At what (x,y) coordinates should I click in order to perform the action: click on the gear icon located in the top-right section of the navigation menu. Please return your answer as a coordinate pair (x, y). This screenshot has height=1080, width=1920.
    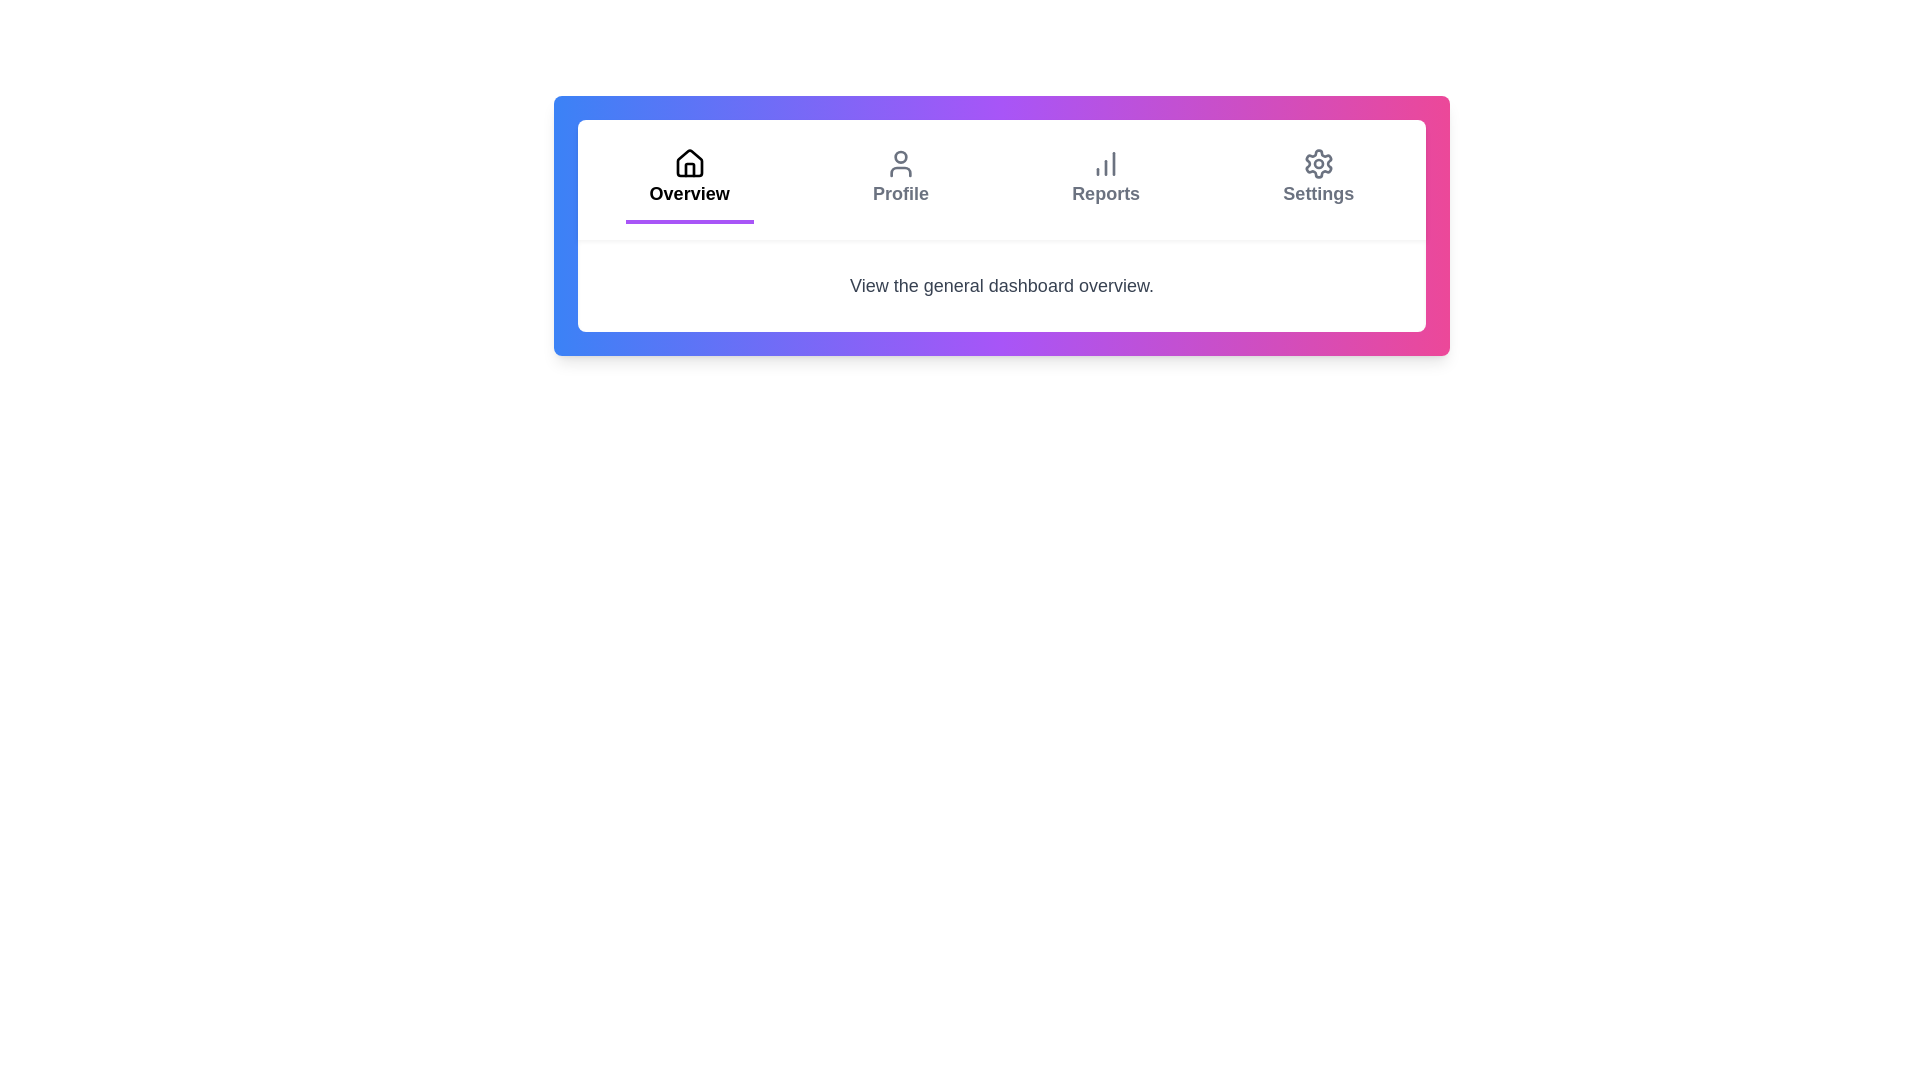
    Looking at the image, I should click on (1318, 163).